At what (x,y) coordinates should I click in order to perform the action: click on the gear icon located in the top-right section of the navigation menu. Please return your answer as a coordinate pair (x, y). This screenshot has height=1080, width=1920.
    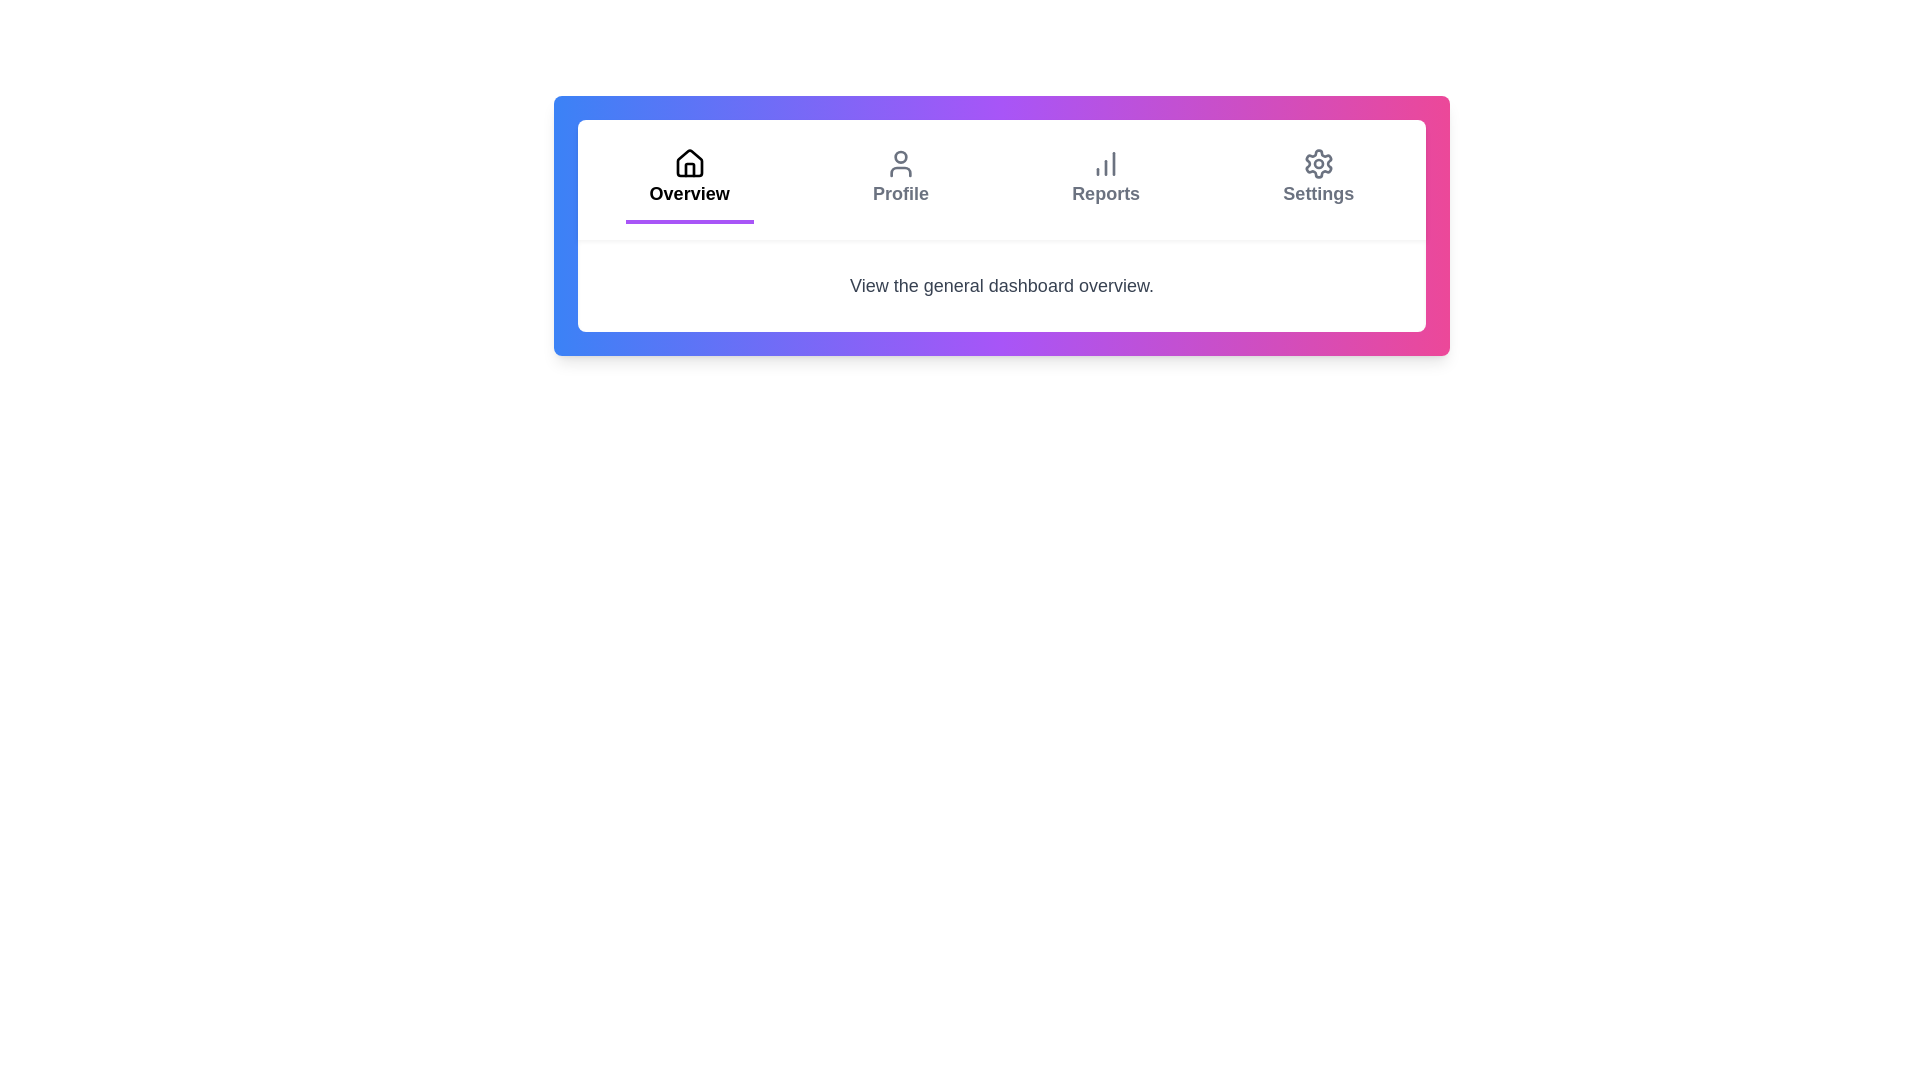
    Looking at the image, I should click on (1318, 163).